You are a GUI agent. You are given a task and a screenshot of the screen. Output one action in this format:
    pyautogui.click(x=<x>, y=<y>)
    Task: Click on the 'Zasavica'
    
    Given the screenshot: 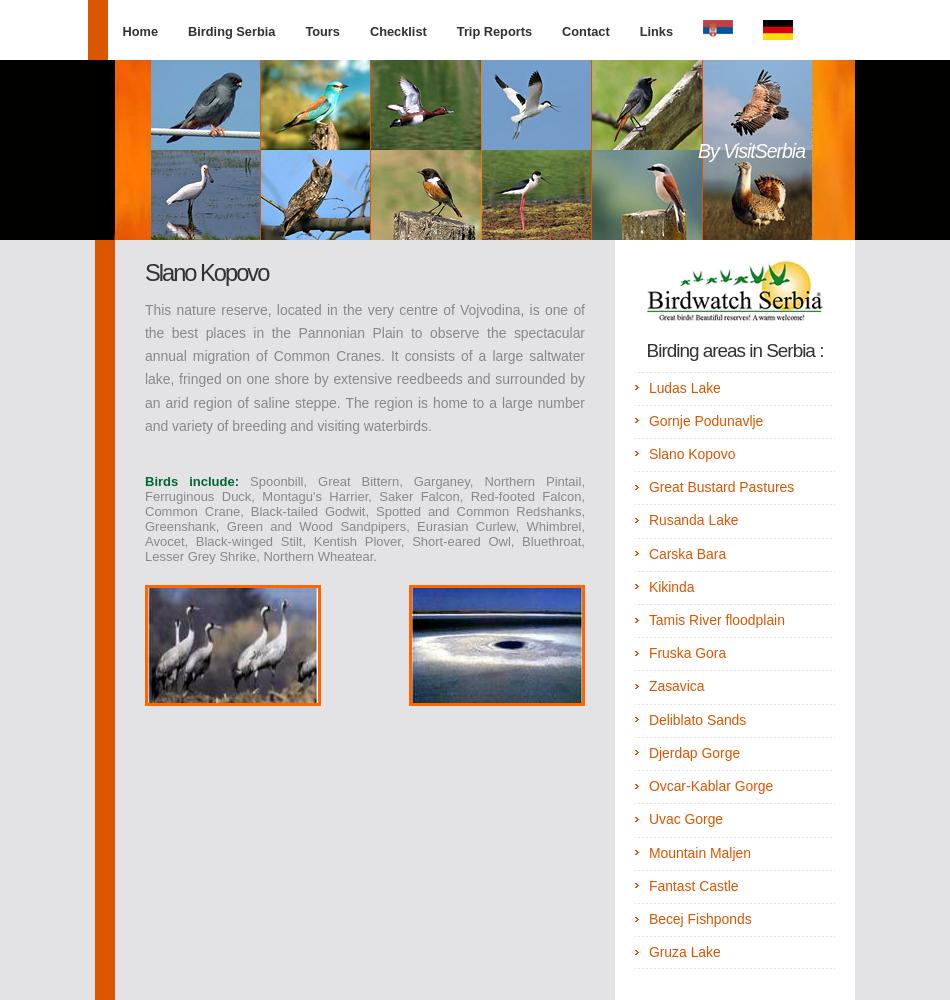 What is the action you would take?
    pyautogui.click(x=647, y=686)
    